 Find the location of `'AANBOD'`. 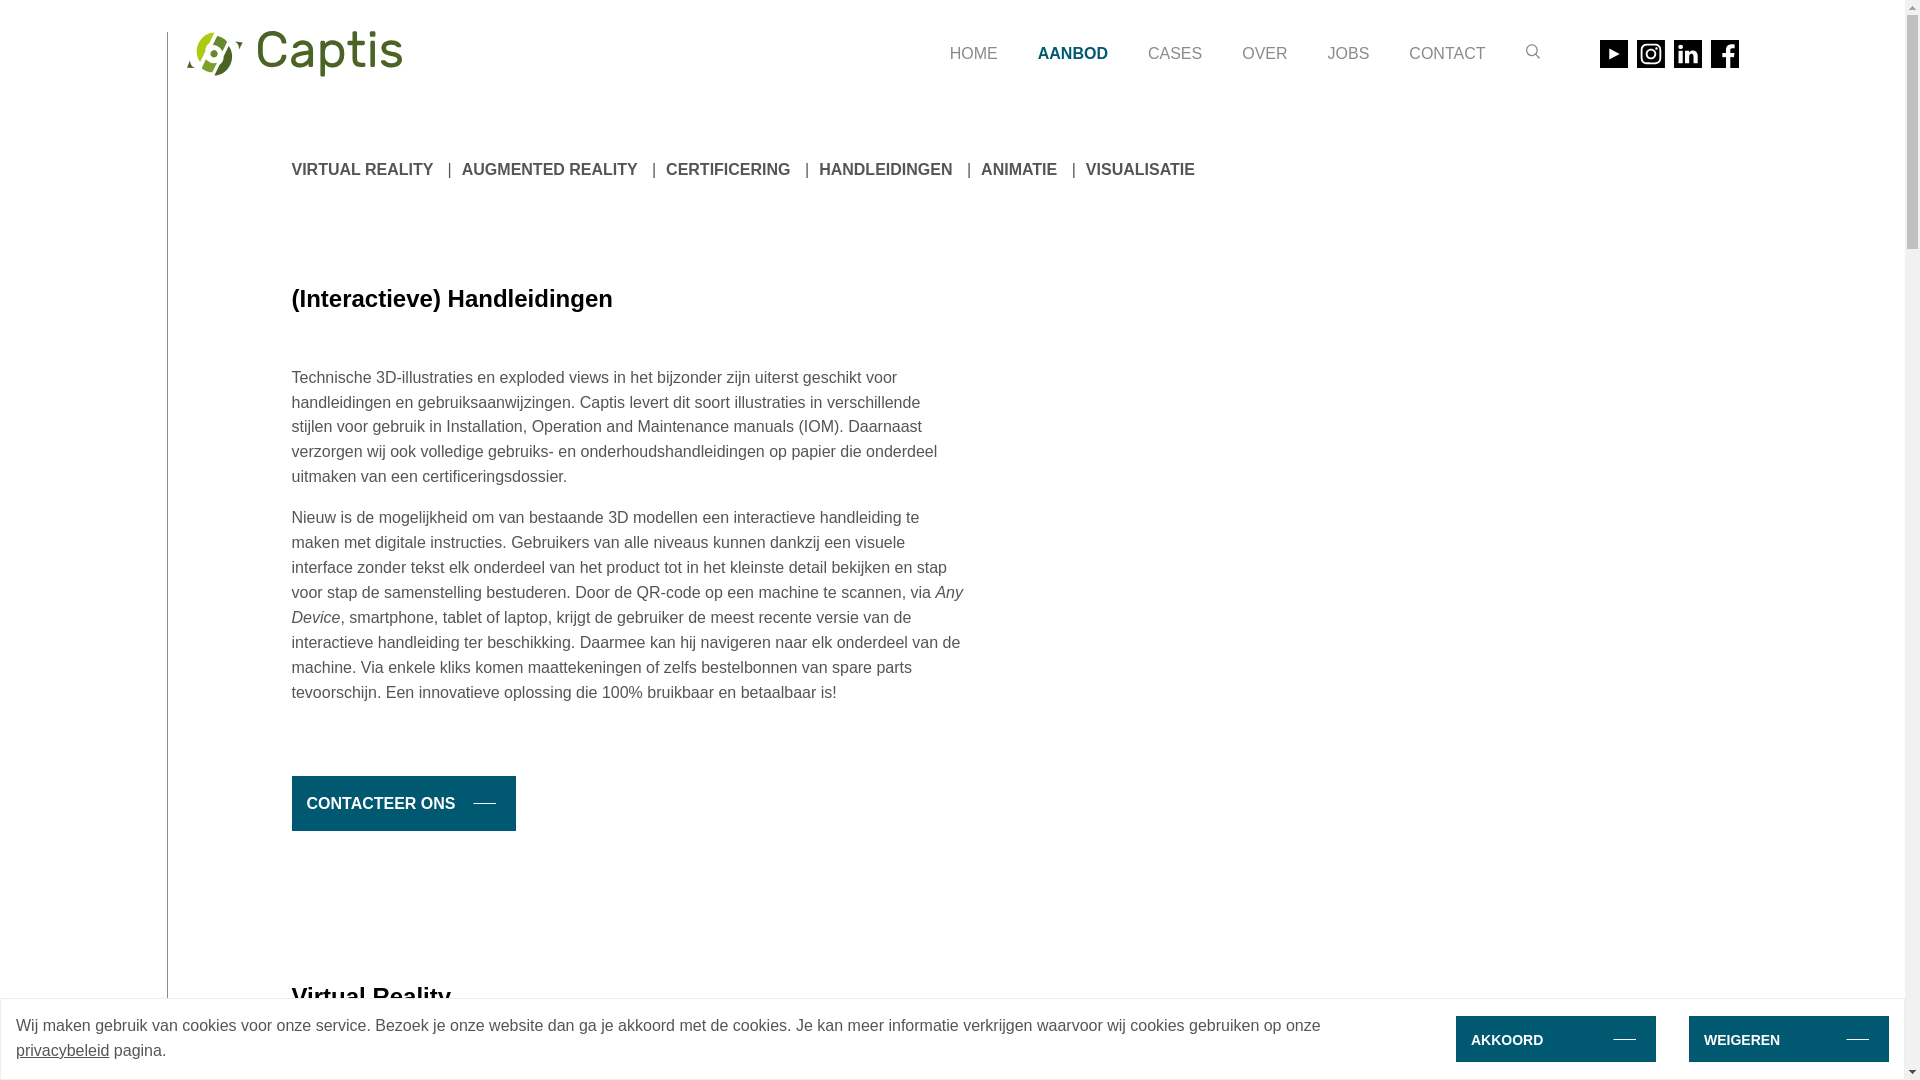

'AANBOD' is located at coordinates (1072, 53).